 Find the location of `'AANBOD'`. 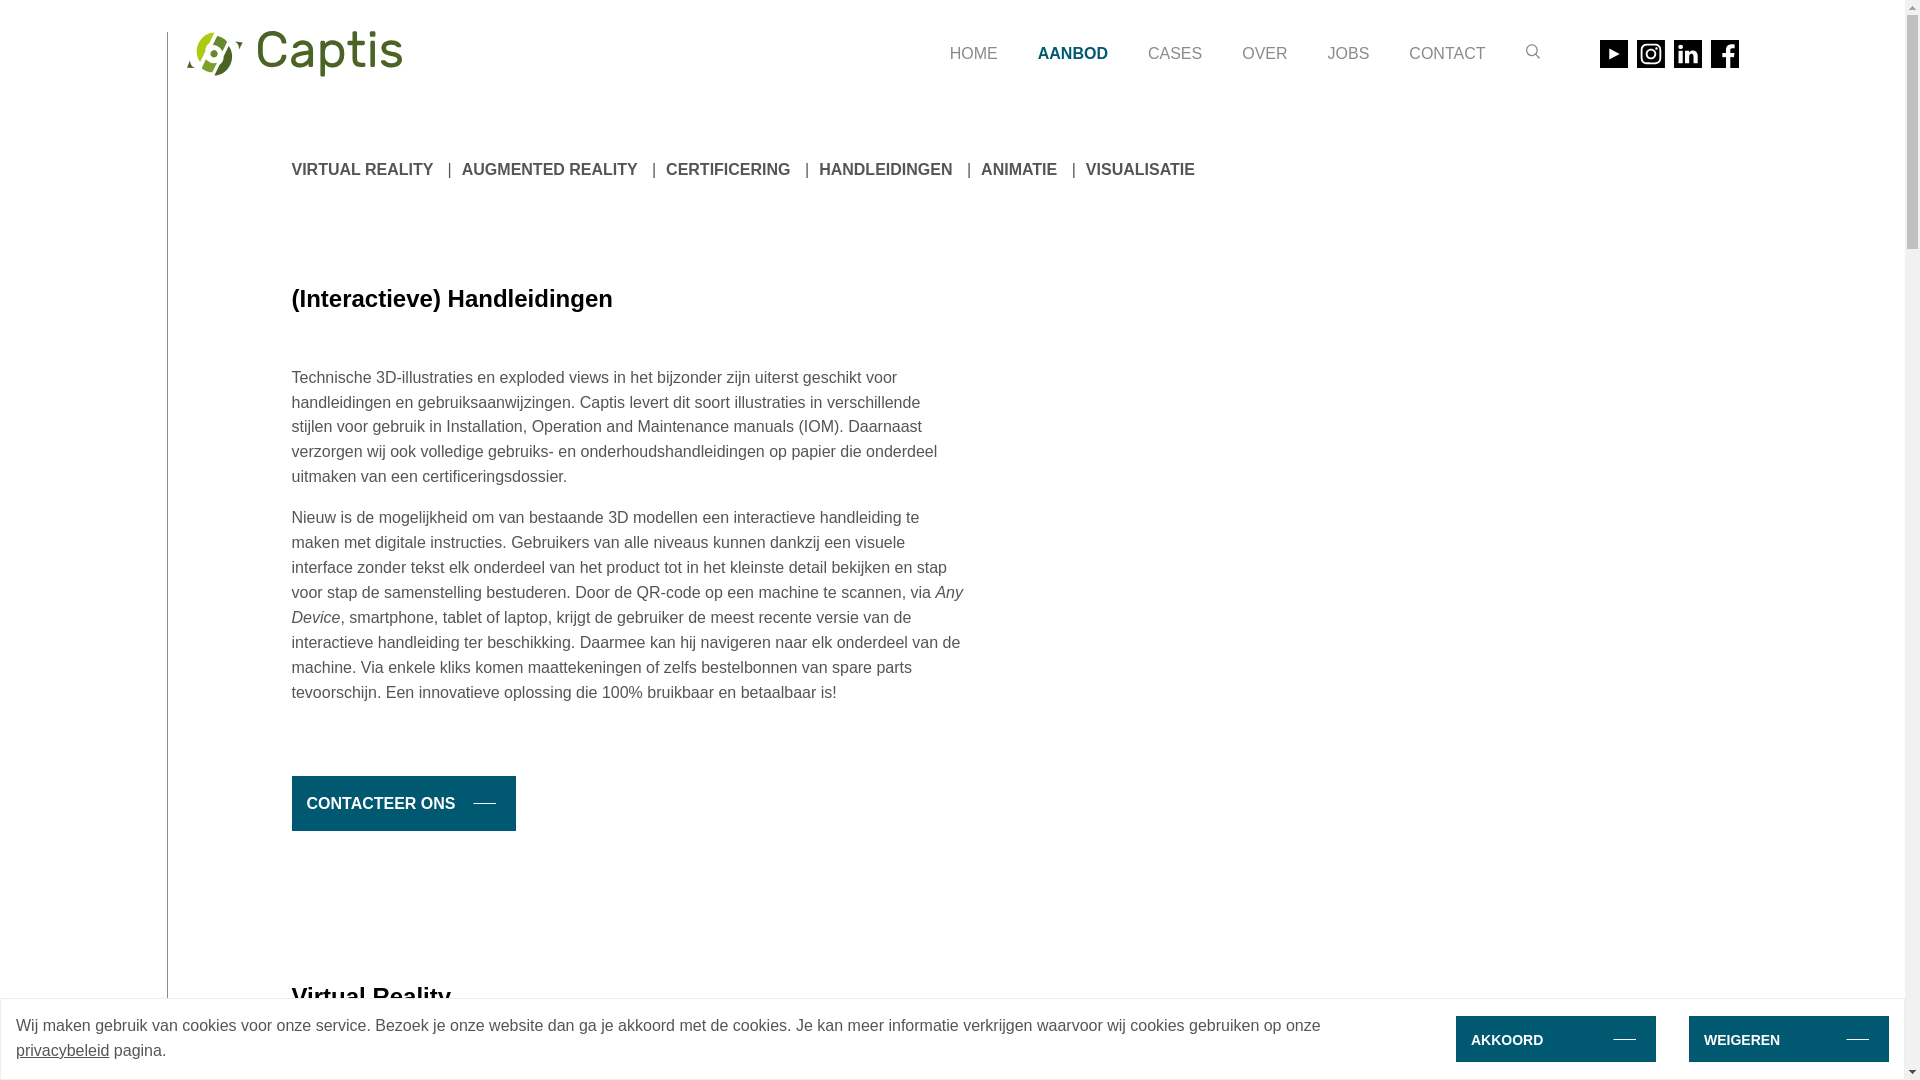

'AANBOD' is located at coordinates (1072, 53).